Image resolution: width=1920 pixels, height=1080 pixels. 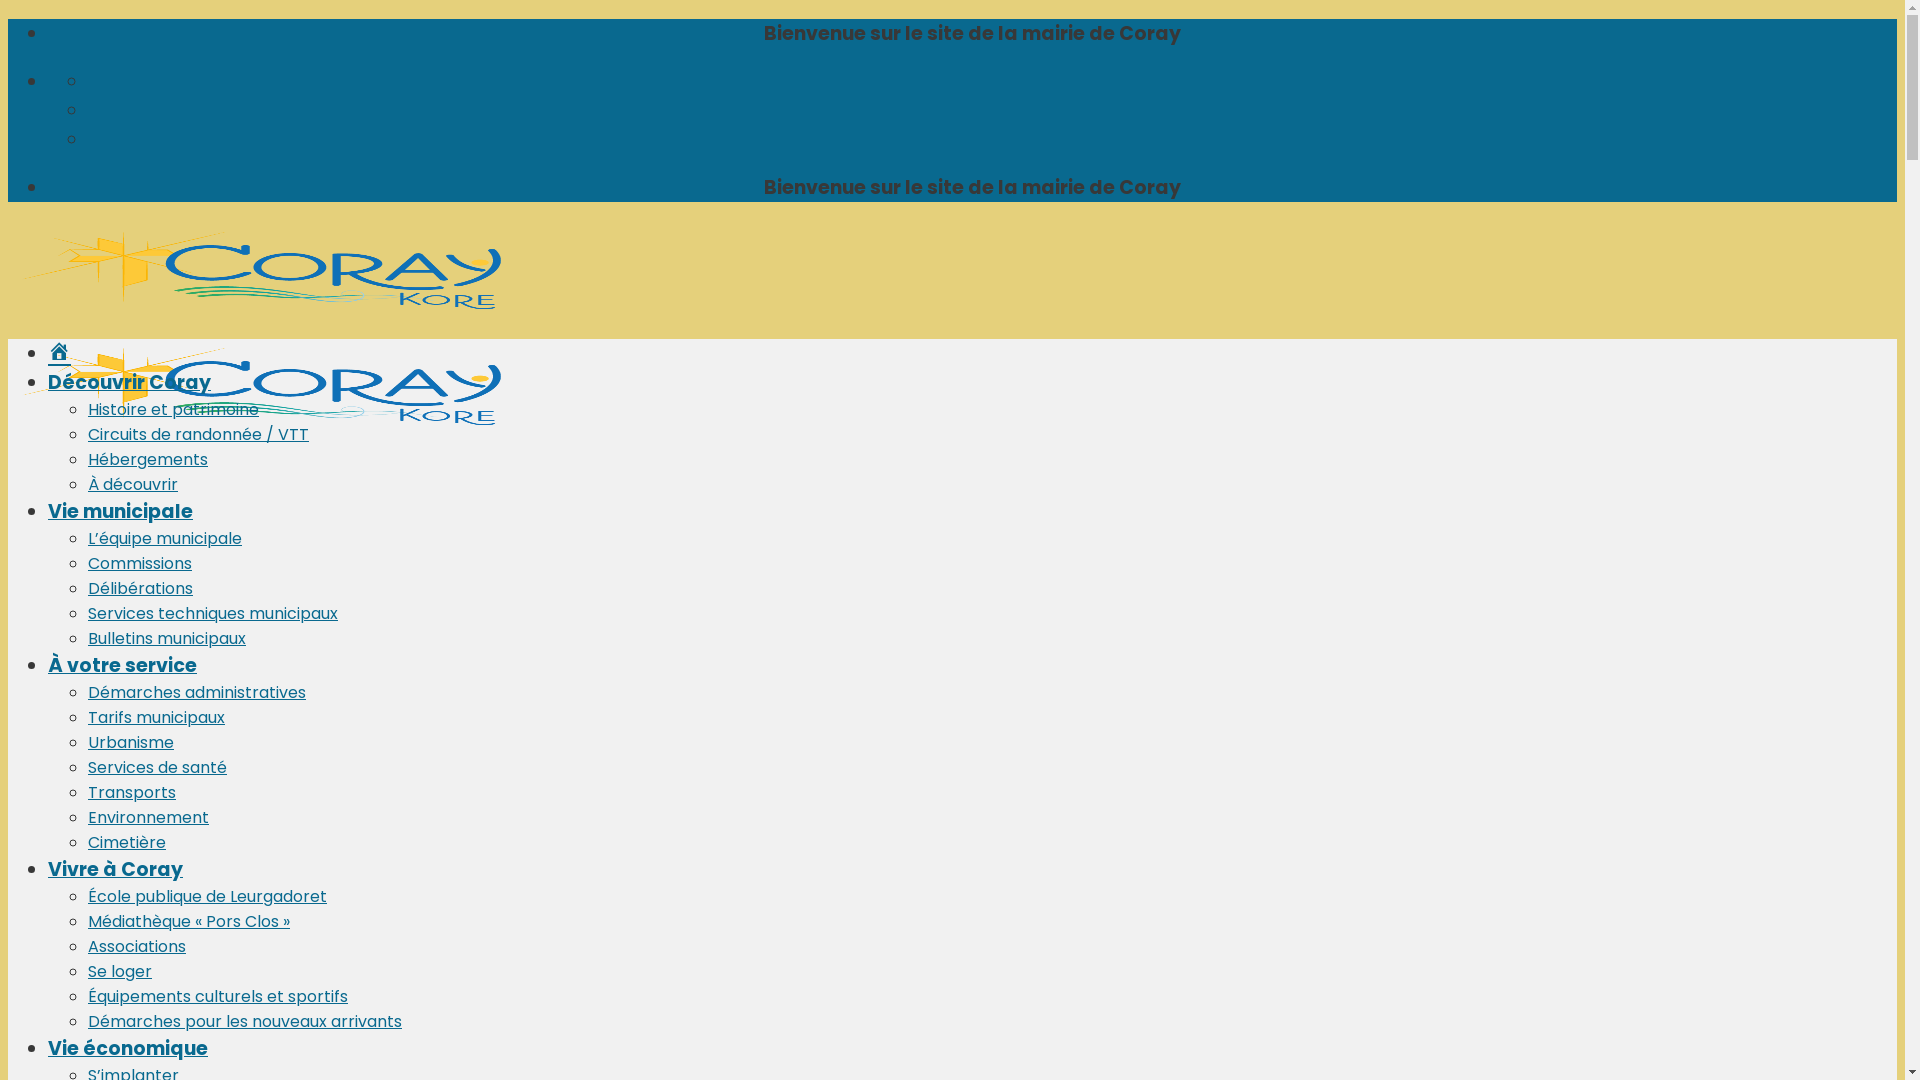 What do you see at coordinates (119, 970) in the screenshot?
I see `'Se loger'` at bounding box center [119, 970].